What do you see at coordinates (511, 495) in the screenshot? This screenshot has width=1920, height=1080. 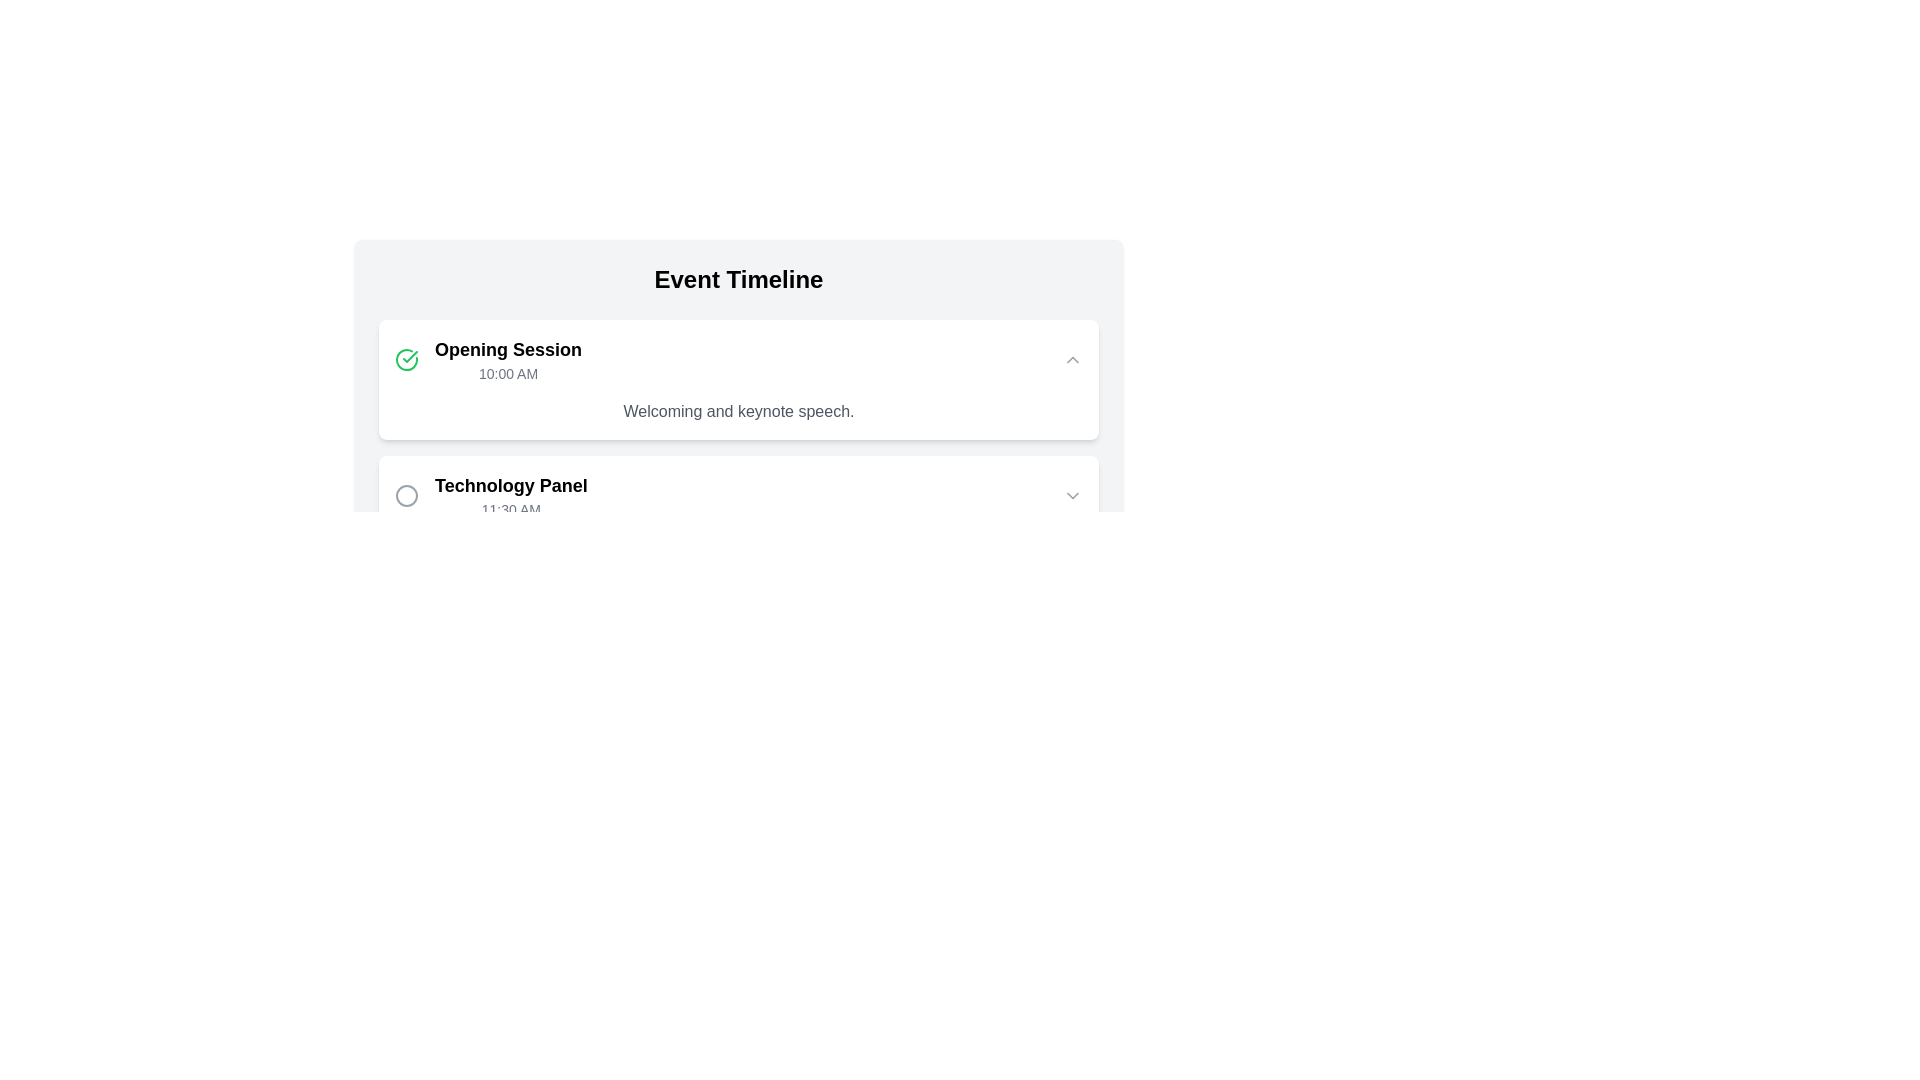 I see `the text block displaying 'Technology Panel' in bold black text and '11:30 AM' in smaller gray text, located within the timeline interface under the 'Opening Session' item` at bounding box center [511, 495].